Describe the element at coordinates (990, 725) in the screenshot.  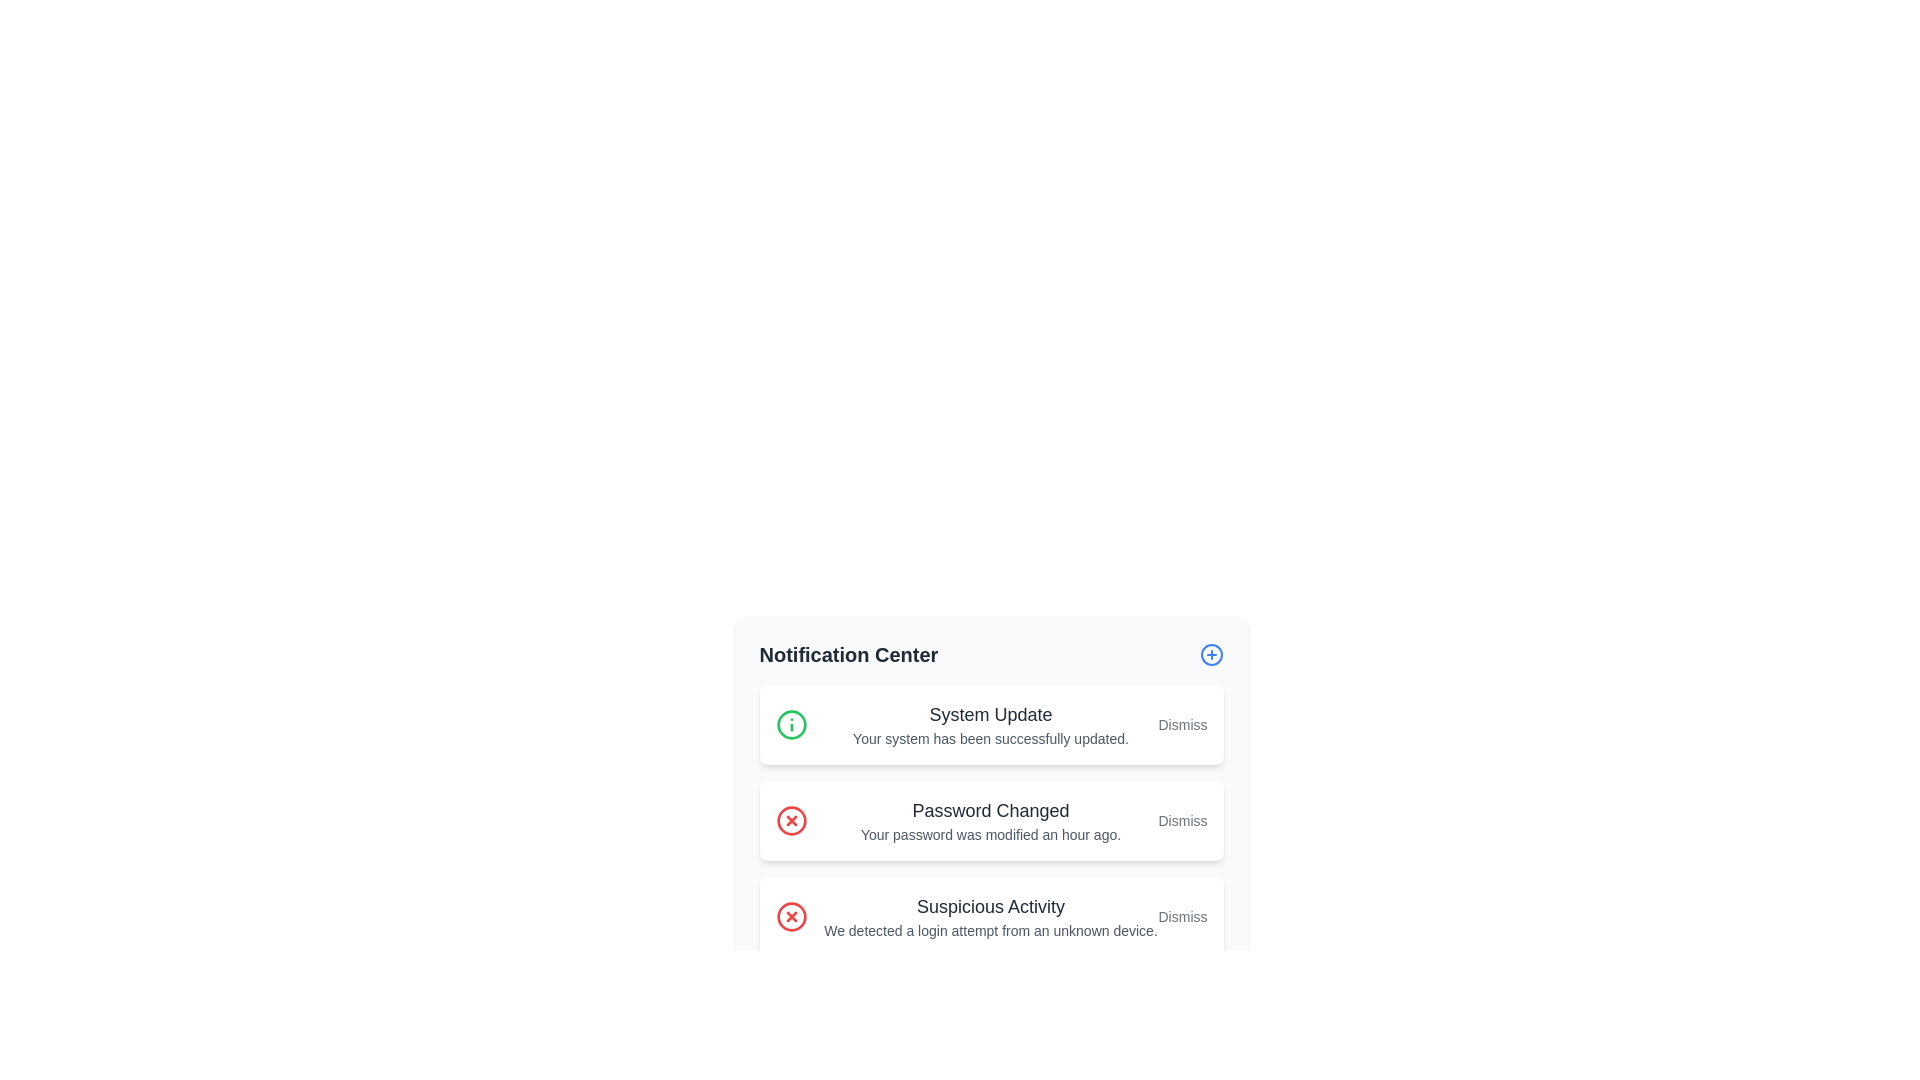
I see `the Static Text Display that shows the notification message 'System Update' and 'Your system has been successfully updated.'` at that location.